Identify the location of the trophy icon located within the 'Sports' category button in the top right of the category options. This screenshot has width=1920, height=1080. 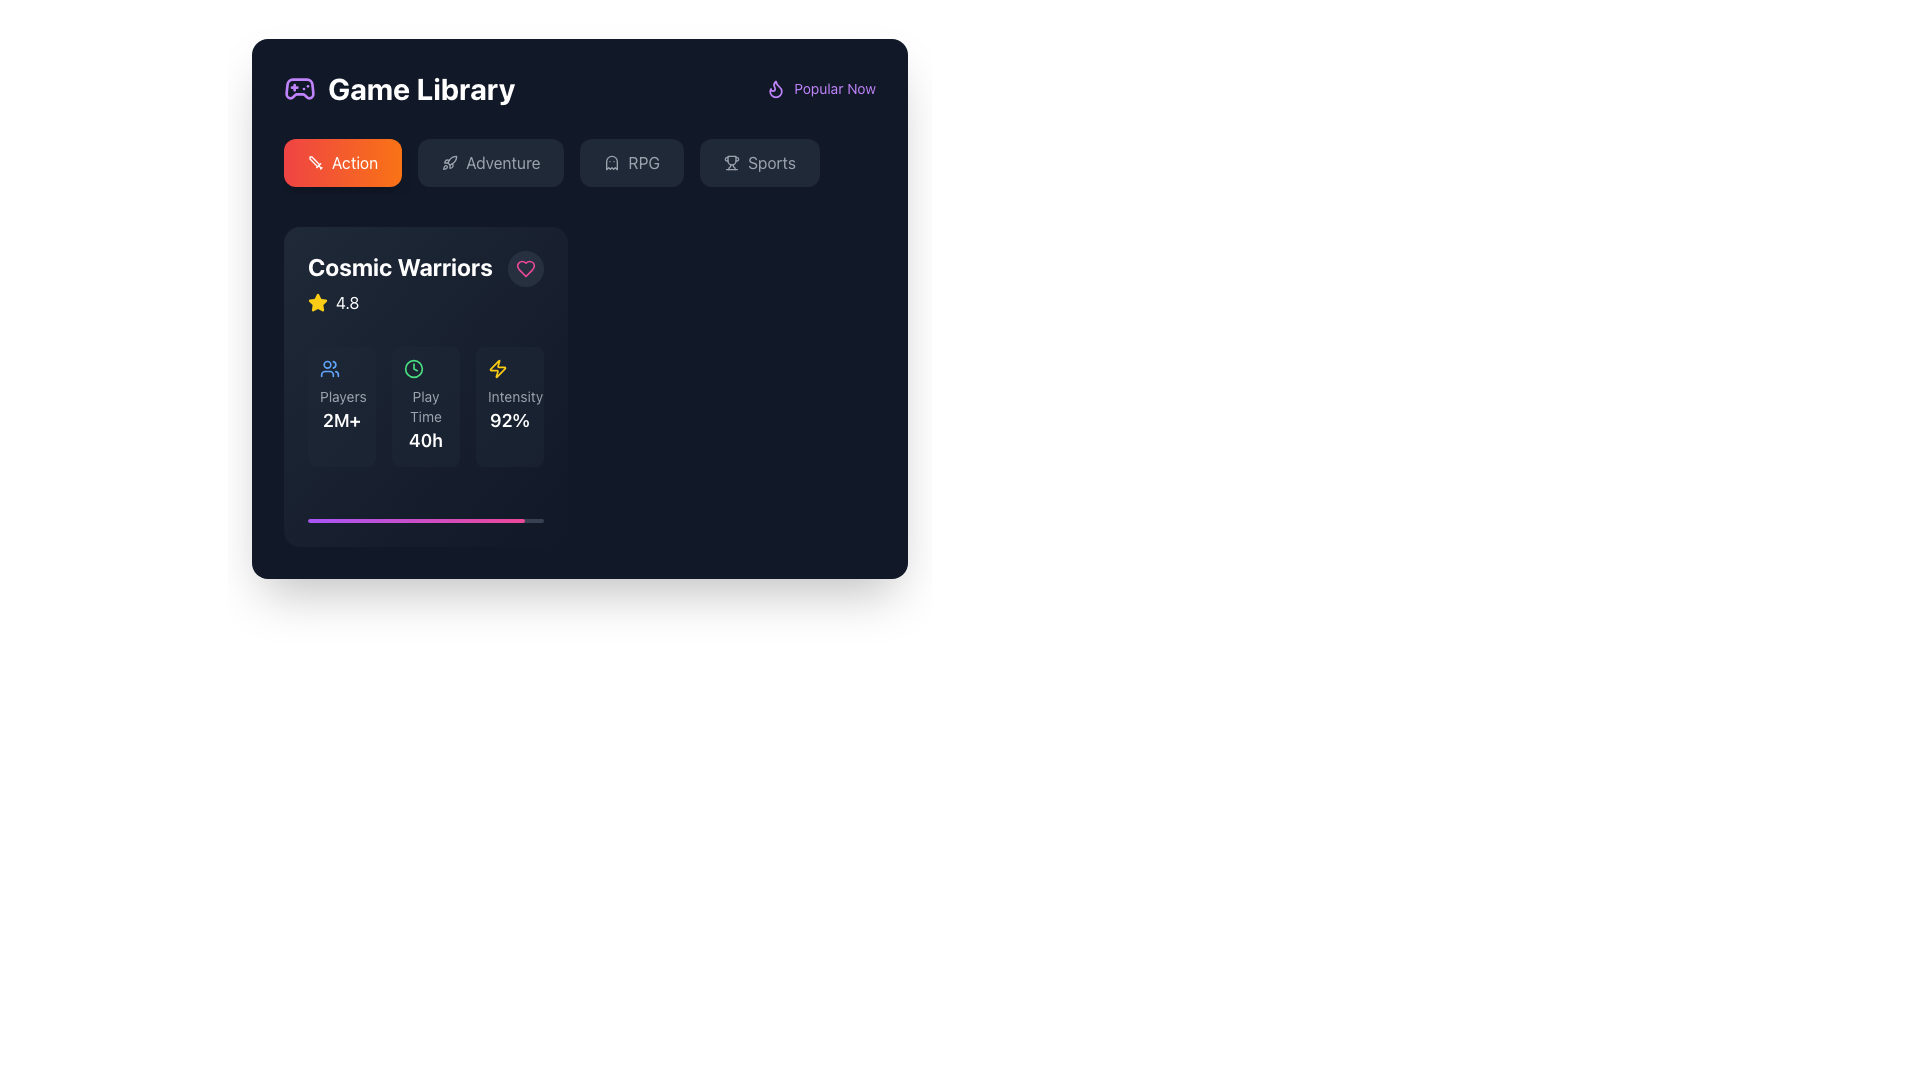
(731, 161).